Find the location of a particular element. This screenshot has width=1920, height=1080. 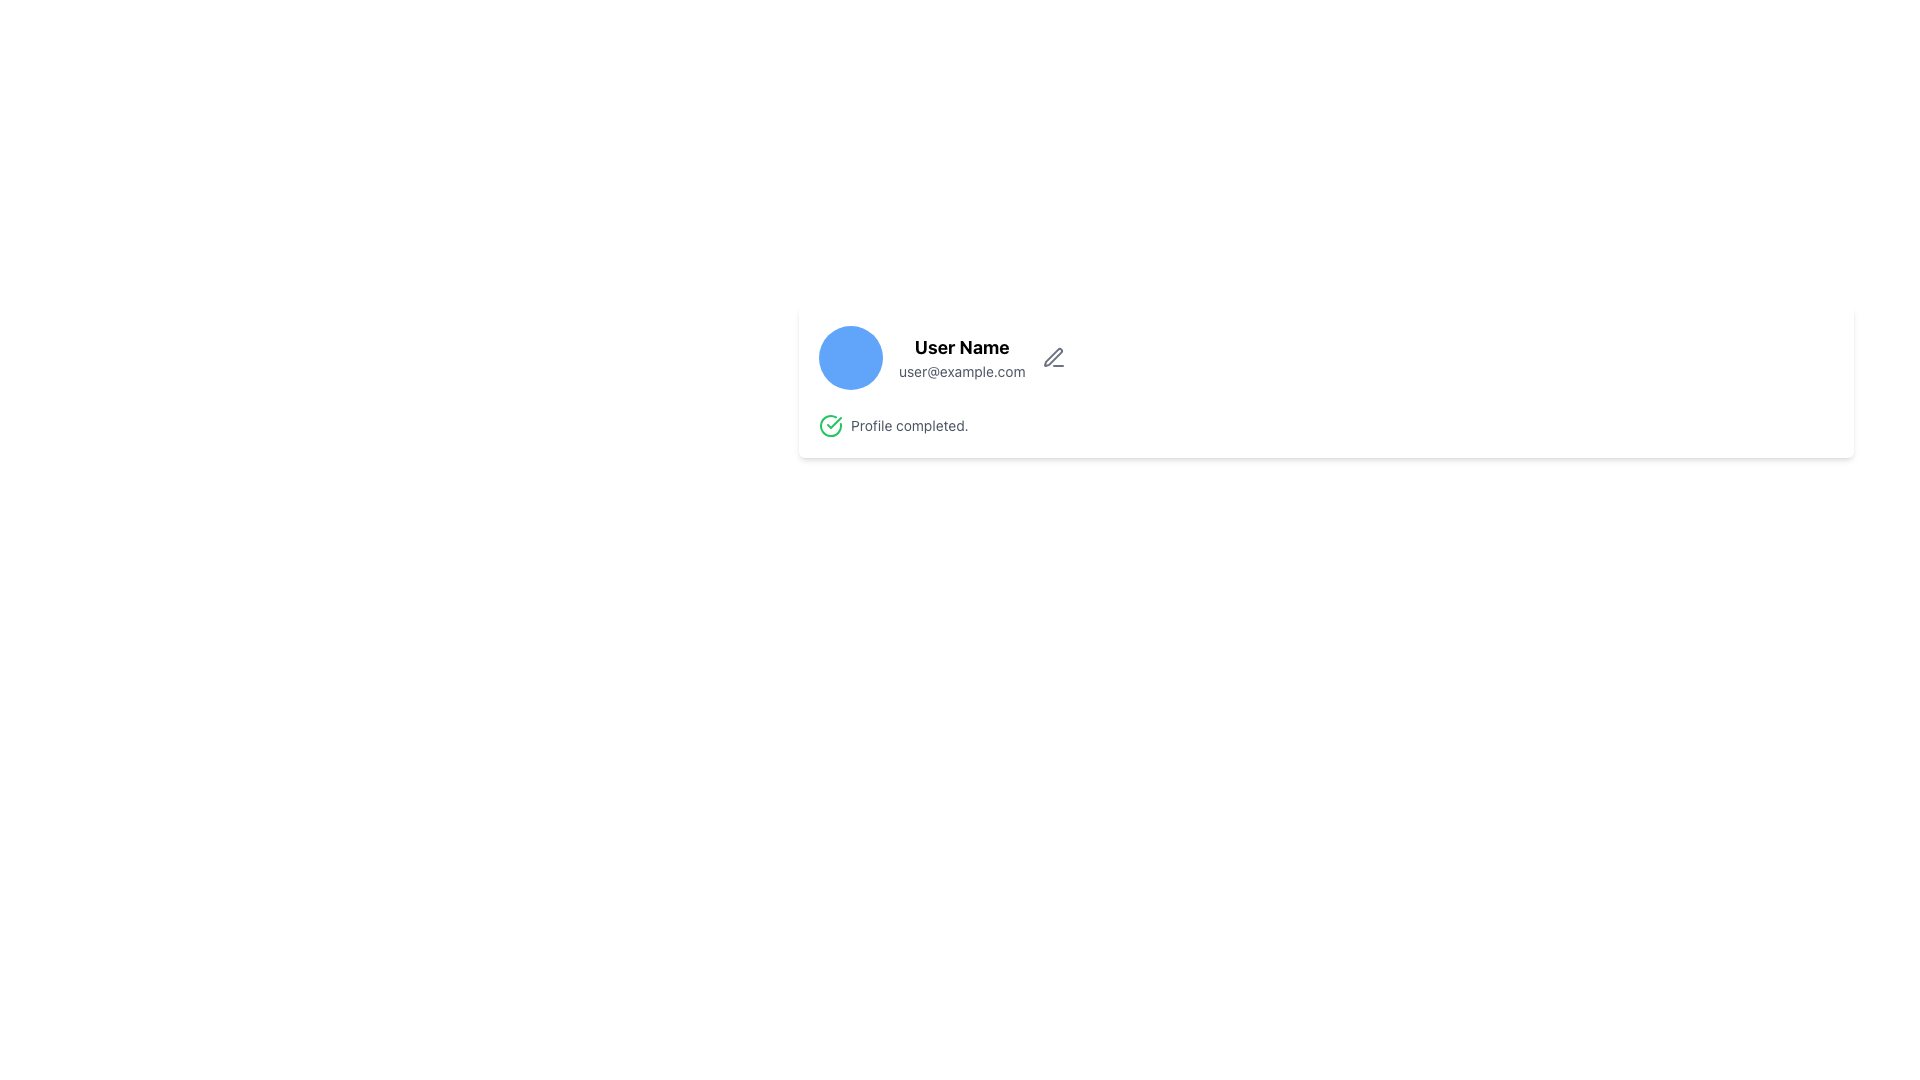

the icon indicating a successfully completed profile, located to the left of the text 'Profile completed.' is located at coordinates (830, 424).